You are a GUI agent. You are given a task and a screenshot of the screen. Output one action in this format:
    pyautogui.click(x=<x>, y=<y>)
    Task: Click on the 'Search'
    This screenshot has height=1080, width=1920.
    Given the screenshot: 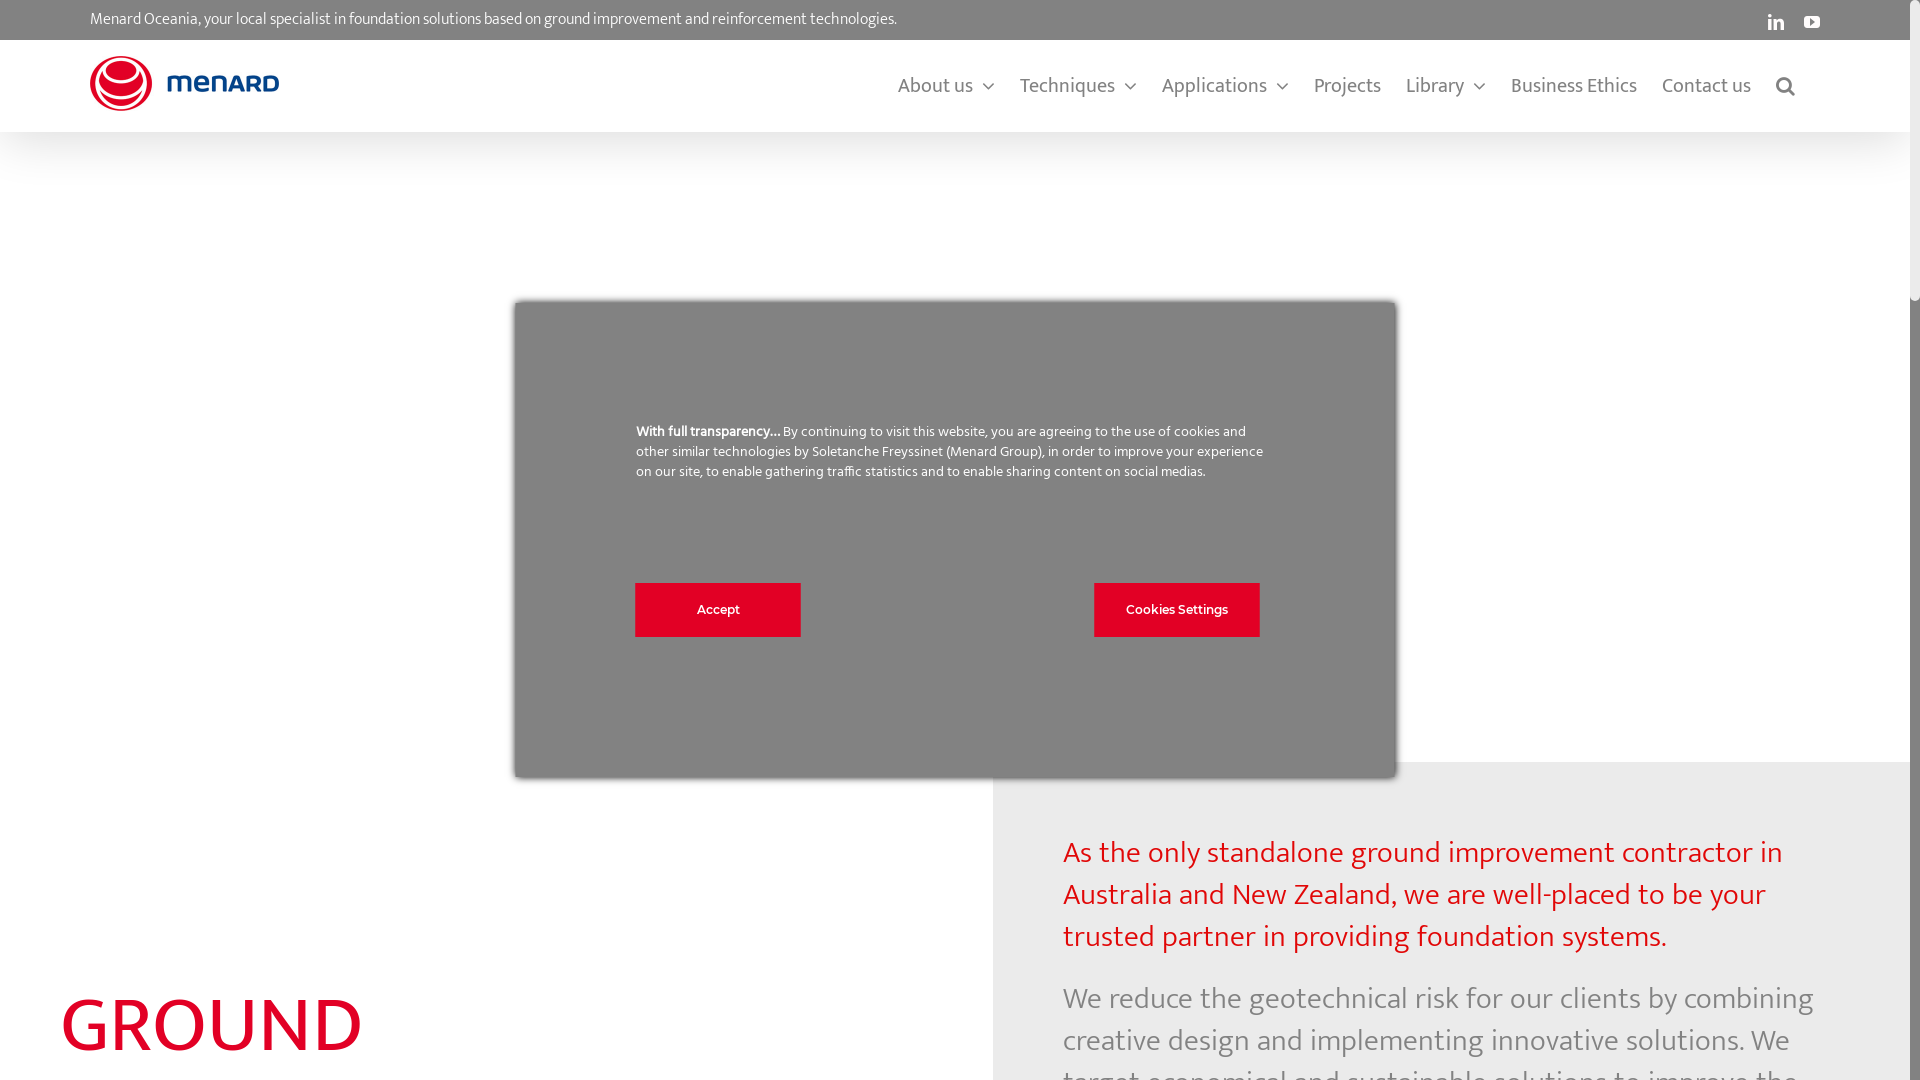 What is the action you would take?
    pyautogui.click(x=1785, y=84)
    